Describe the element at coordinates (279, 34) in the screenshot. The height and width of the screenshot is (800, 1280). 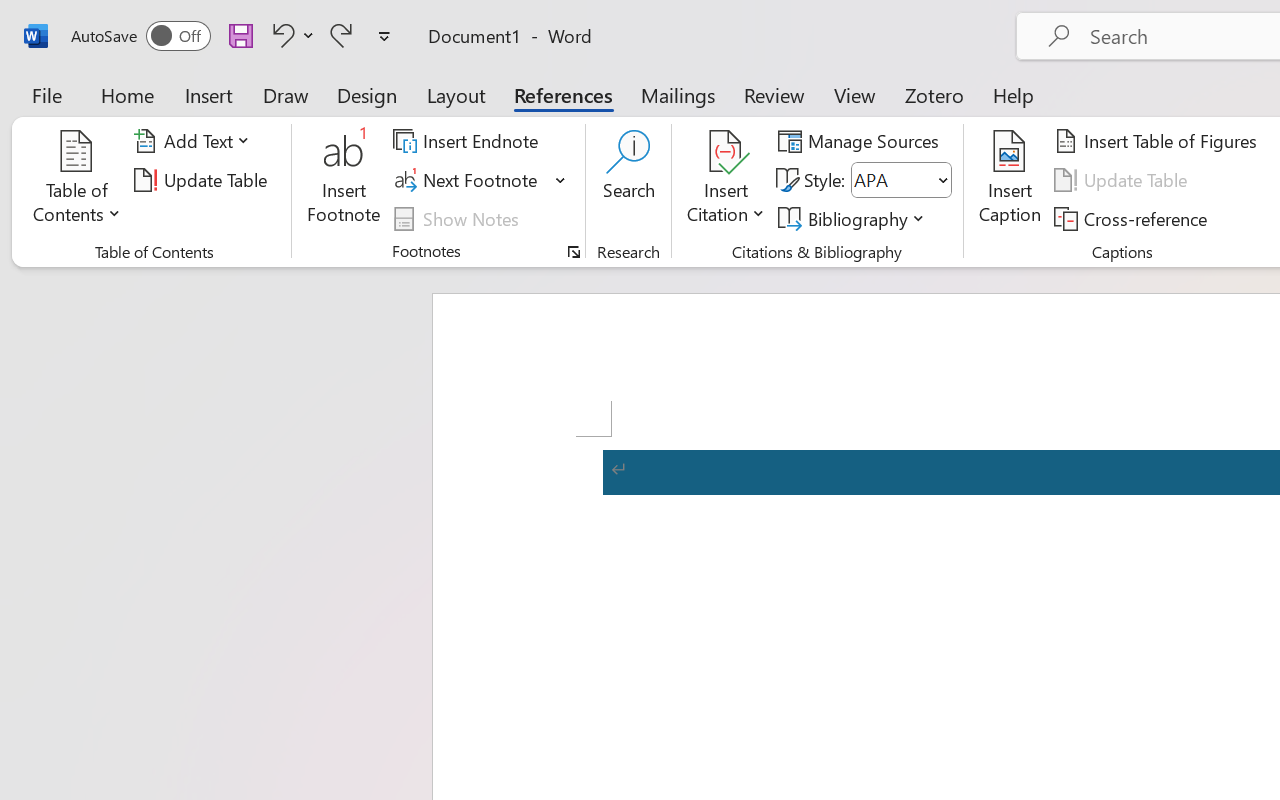
I see `'Undo Apply Quick Style Set'` at that location.